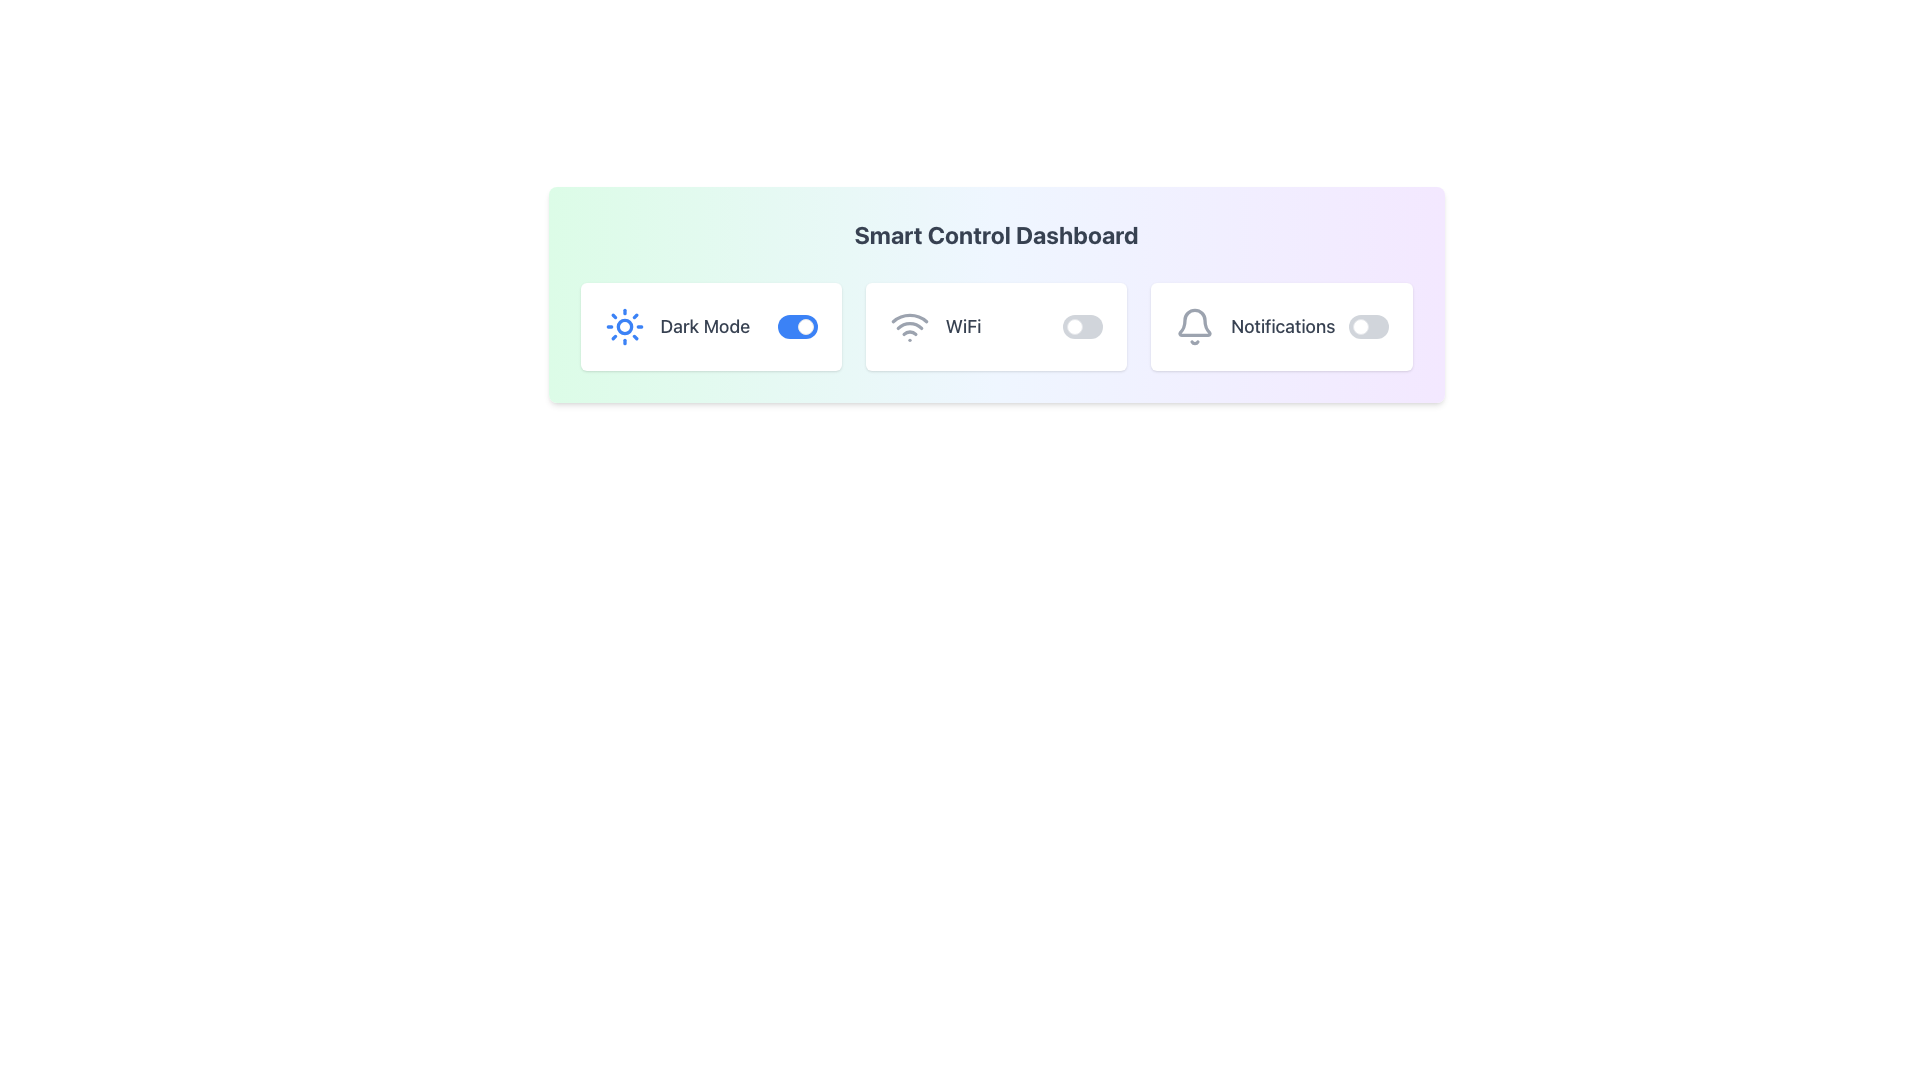 This screenshot has width=1920, height=1080. What do you see at coordinates (1195, 321) in the screenshot?
I see `the bell icon used for notifications, which is located within a larger interactive card with a 'Notifications' label, positioned to the far right of the dashboard interface` at bounding box center [1195, 321].